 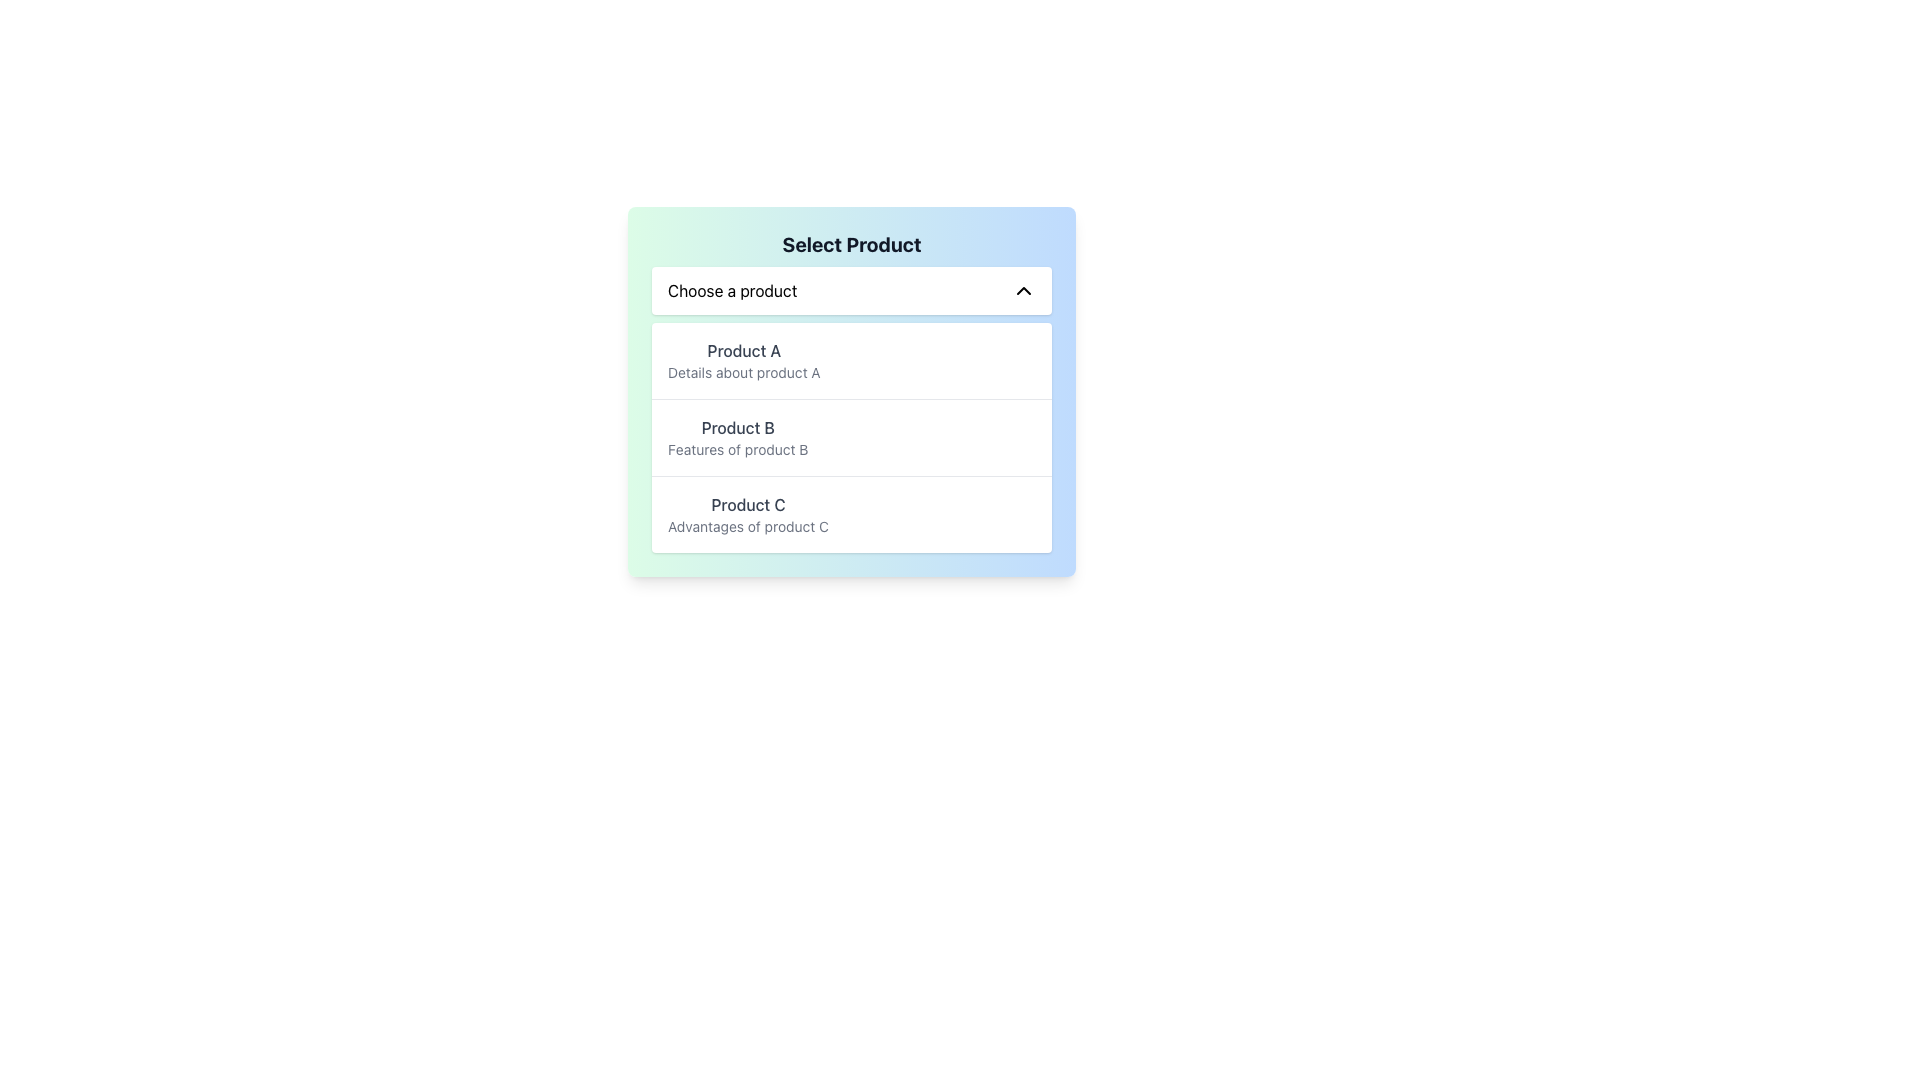 I want to click on the dropdown list option labeled 'Product C', so click(x=747, y=514).